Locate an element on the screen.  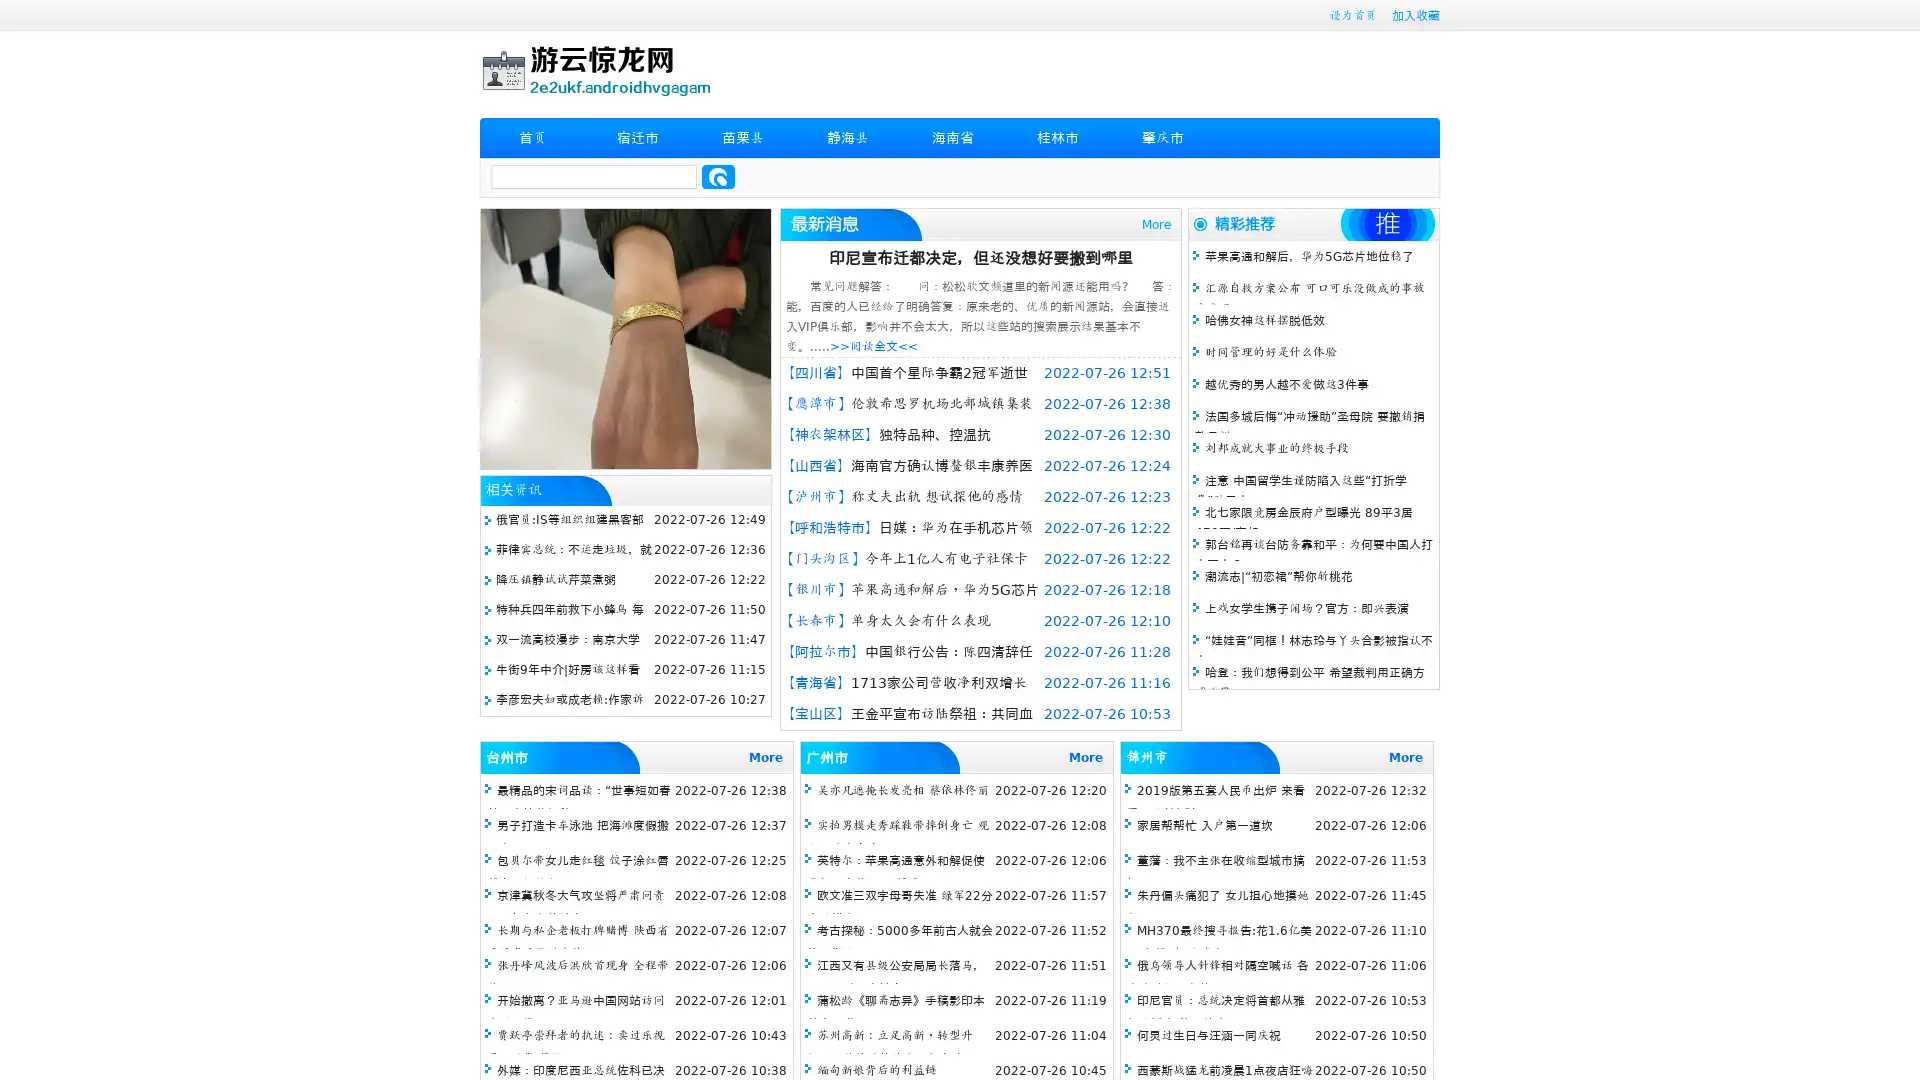
Search is located at coordinates (718, 176).